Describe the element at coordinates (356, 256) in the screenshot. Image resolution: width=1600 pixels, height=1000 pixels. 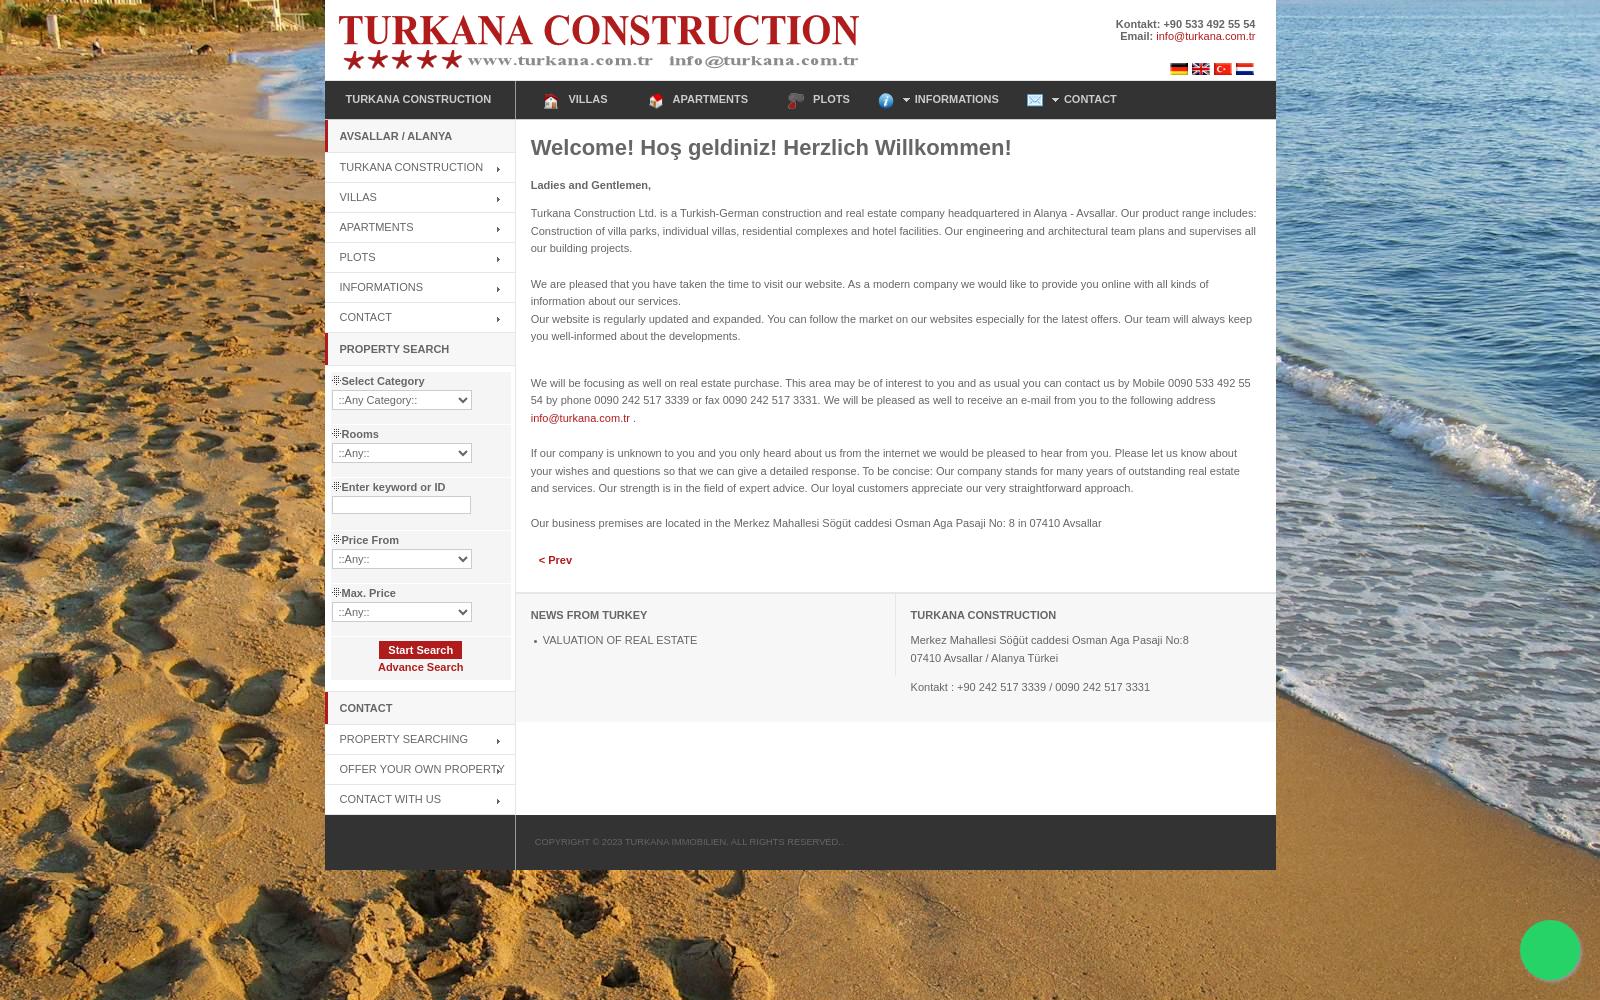
I see `'Plots'` at that location.